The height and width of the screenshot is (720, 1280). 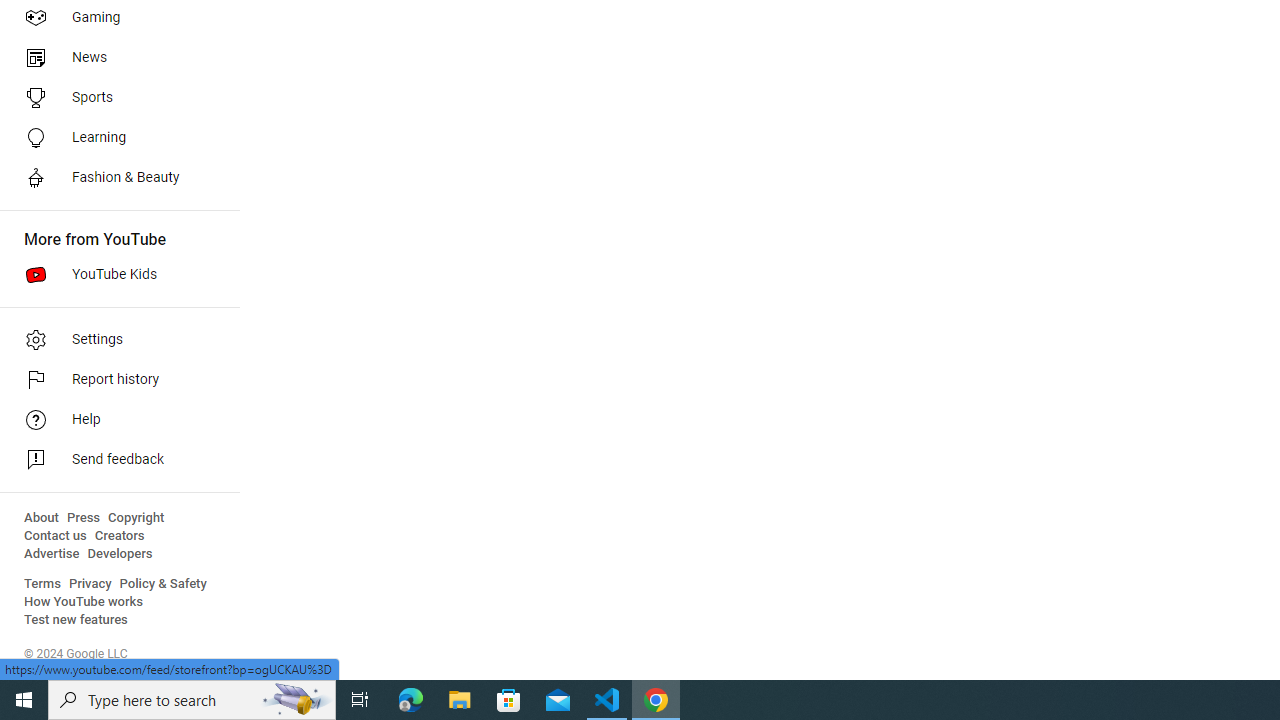 I want to click on 'Learning', so click(x=112, y=136).